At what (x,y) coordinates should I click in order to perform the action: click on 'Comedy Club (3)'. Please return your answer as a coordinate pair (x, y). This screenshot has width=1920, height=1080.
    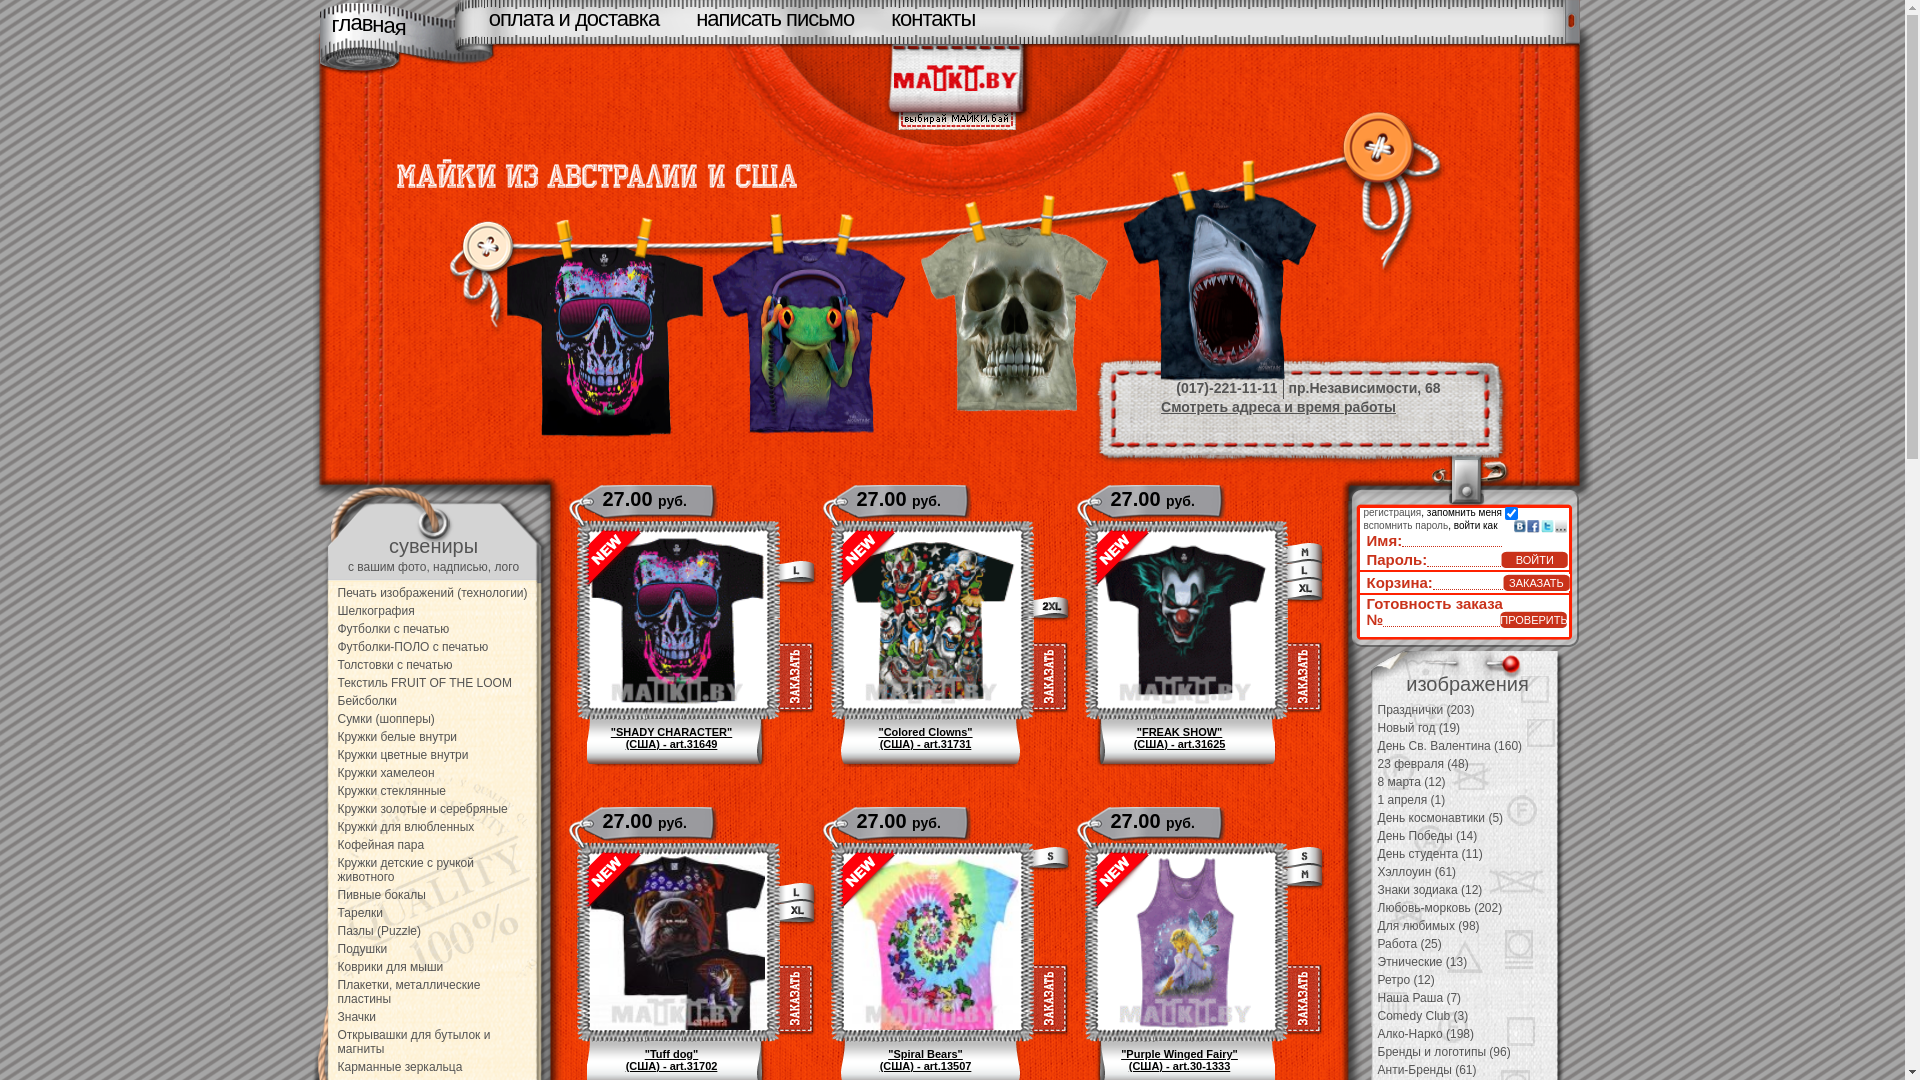
    Looking at the image, I should click on (1422, 1015).